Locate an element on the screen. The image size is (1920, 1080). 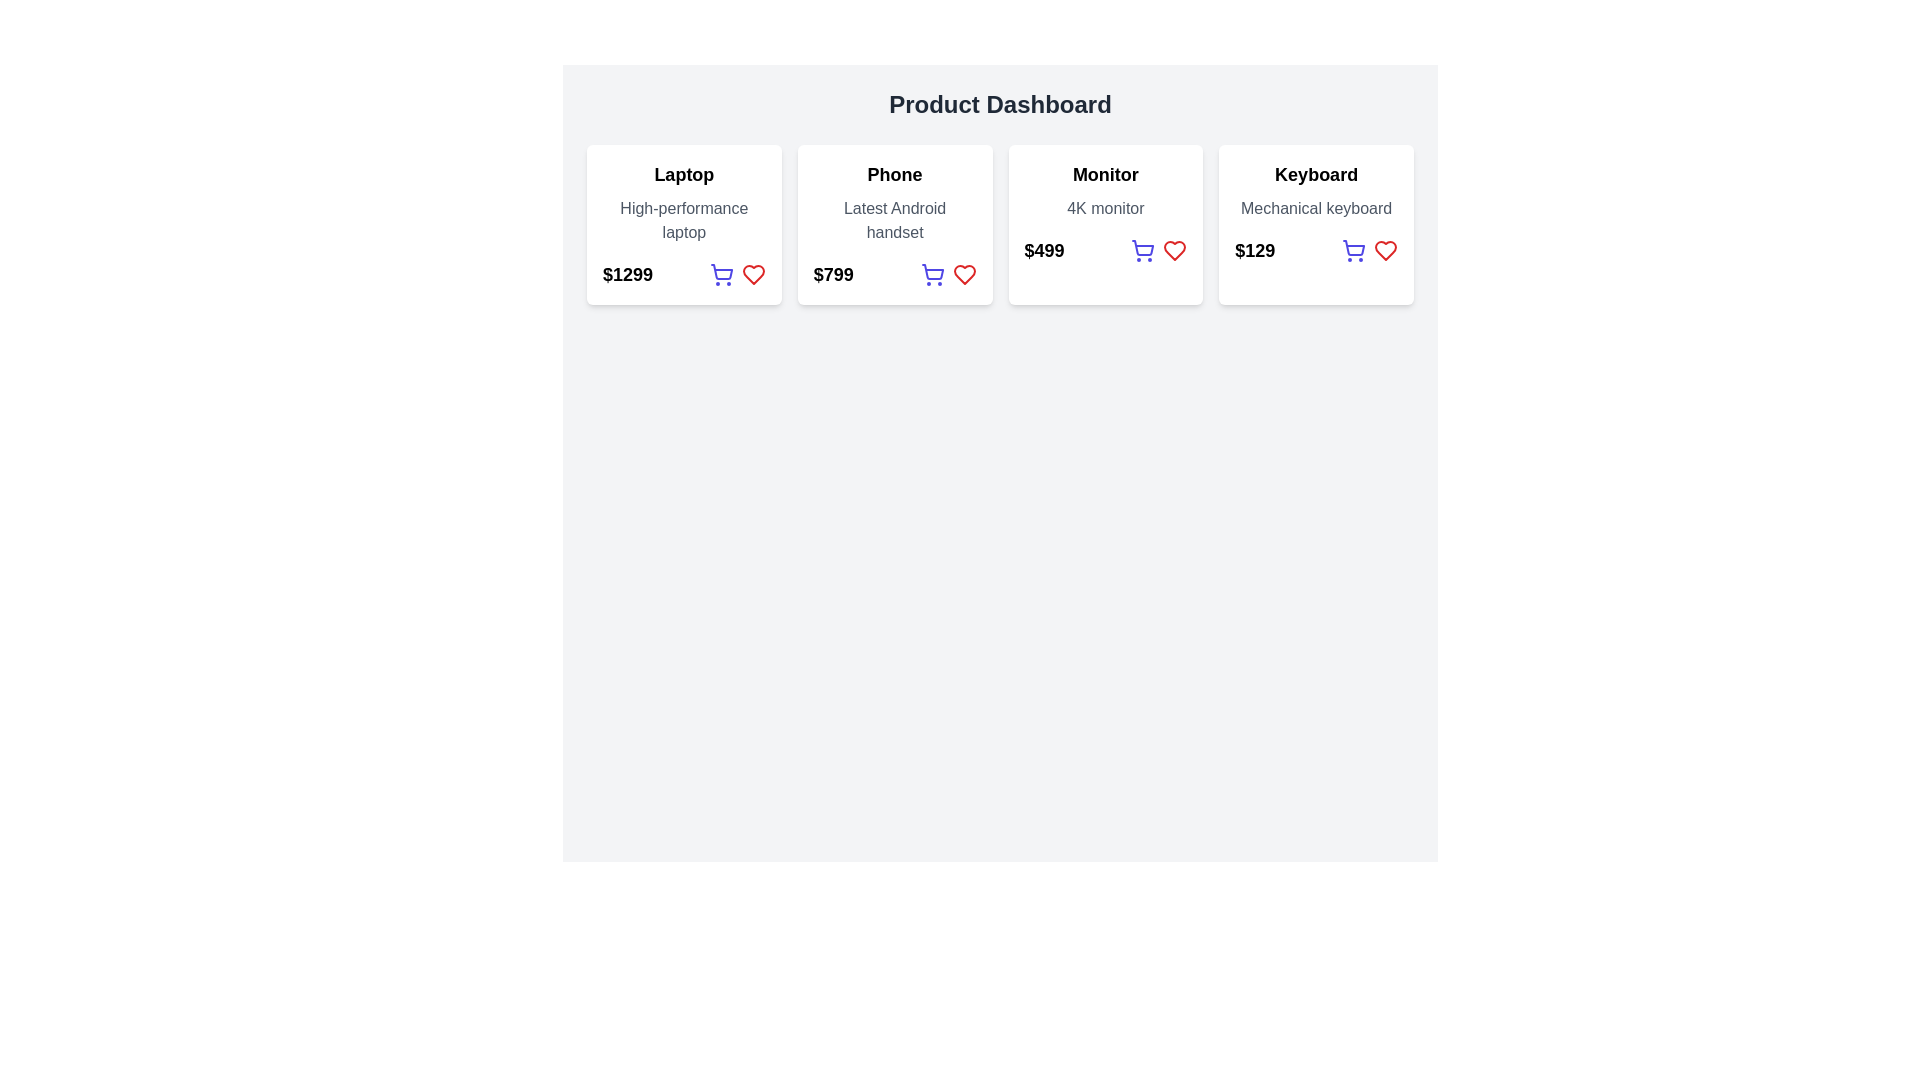
the shopping cart button styled in indigo located under the price of the 'Phone' product card is located at coordinates (931, 274).